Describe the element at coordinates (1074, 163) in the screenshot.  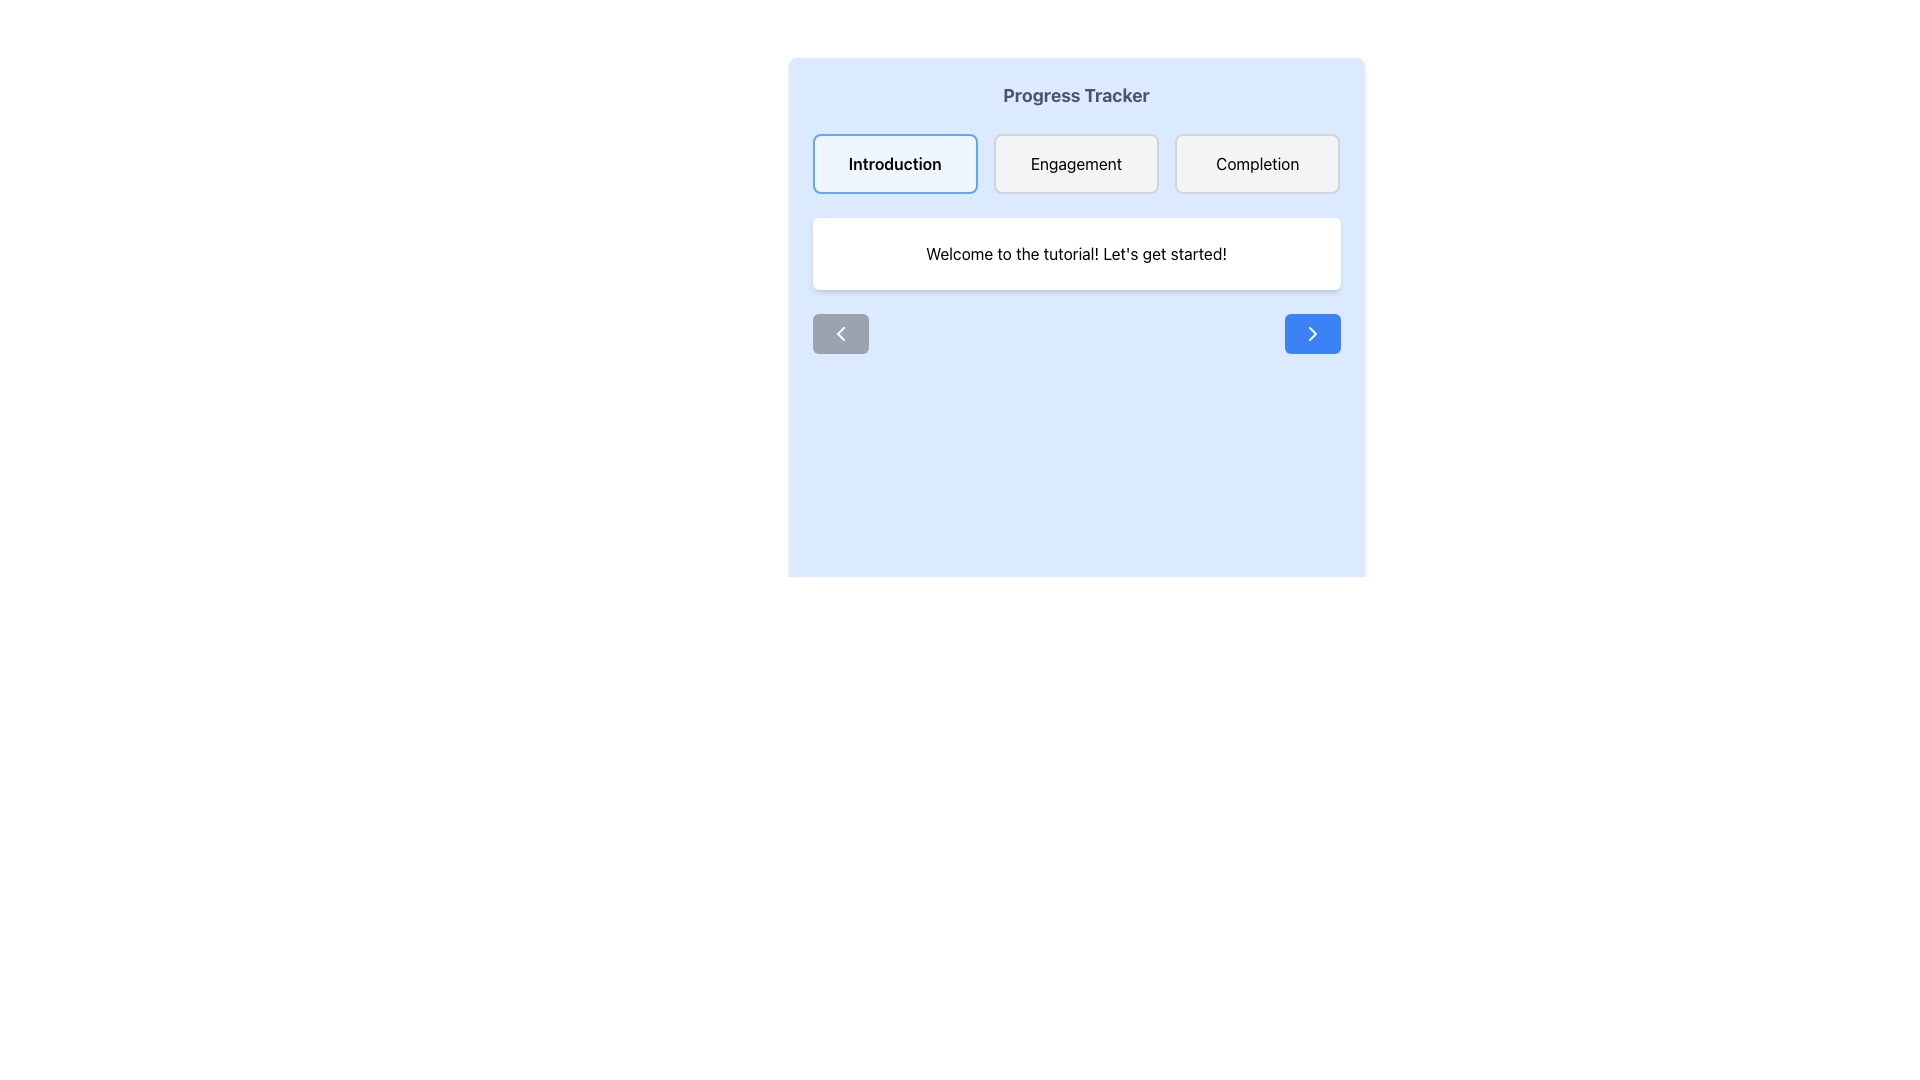
I see `the central button in the Progress Tracker` at that location.